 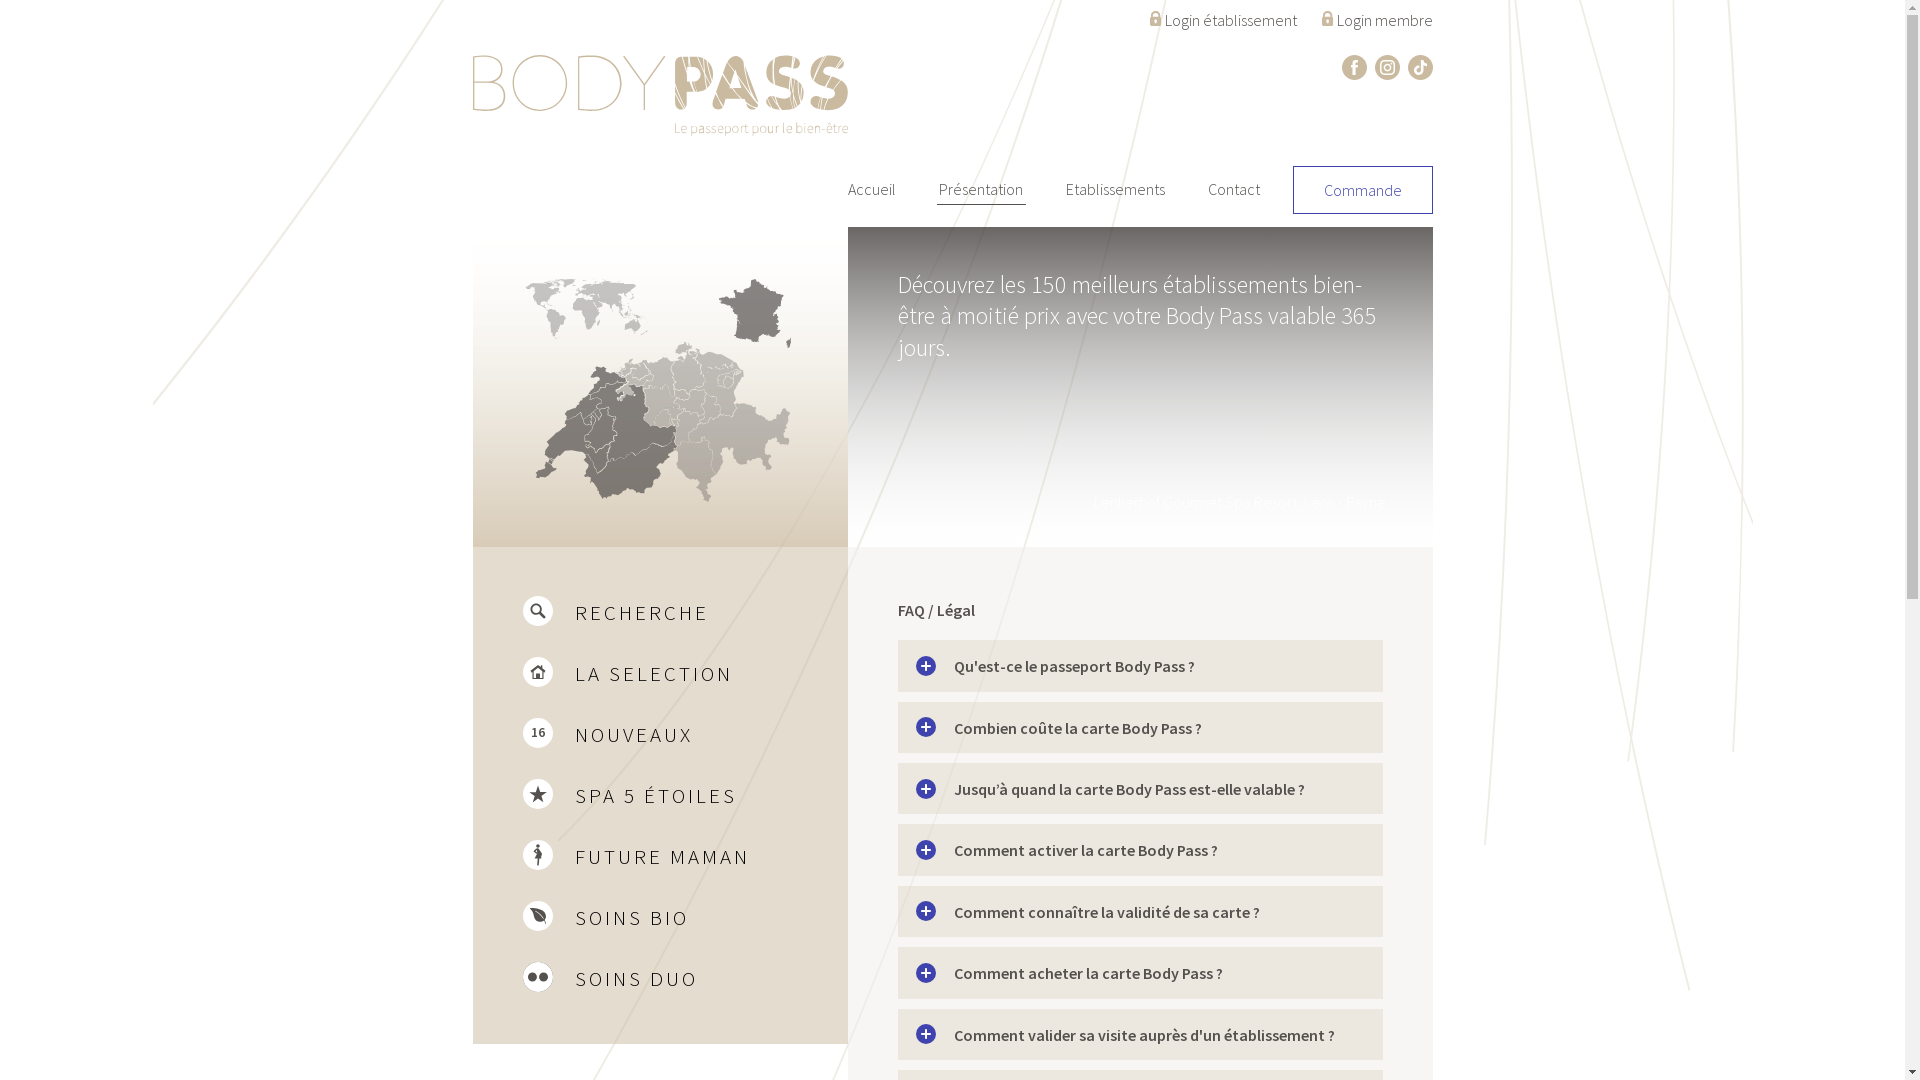 What do you see at coordinates (925, 910) in the screenshot?
I see `'Open'` at bounding box center [925, 910].